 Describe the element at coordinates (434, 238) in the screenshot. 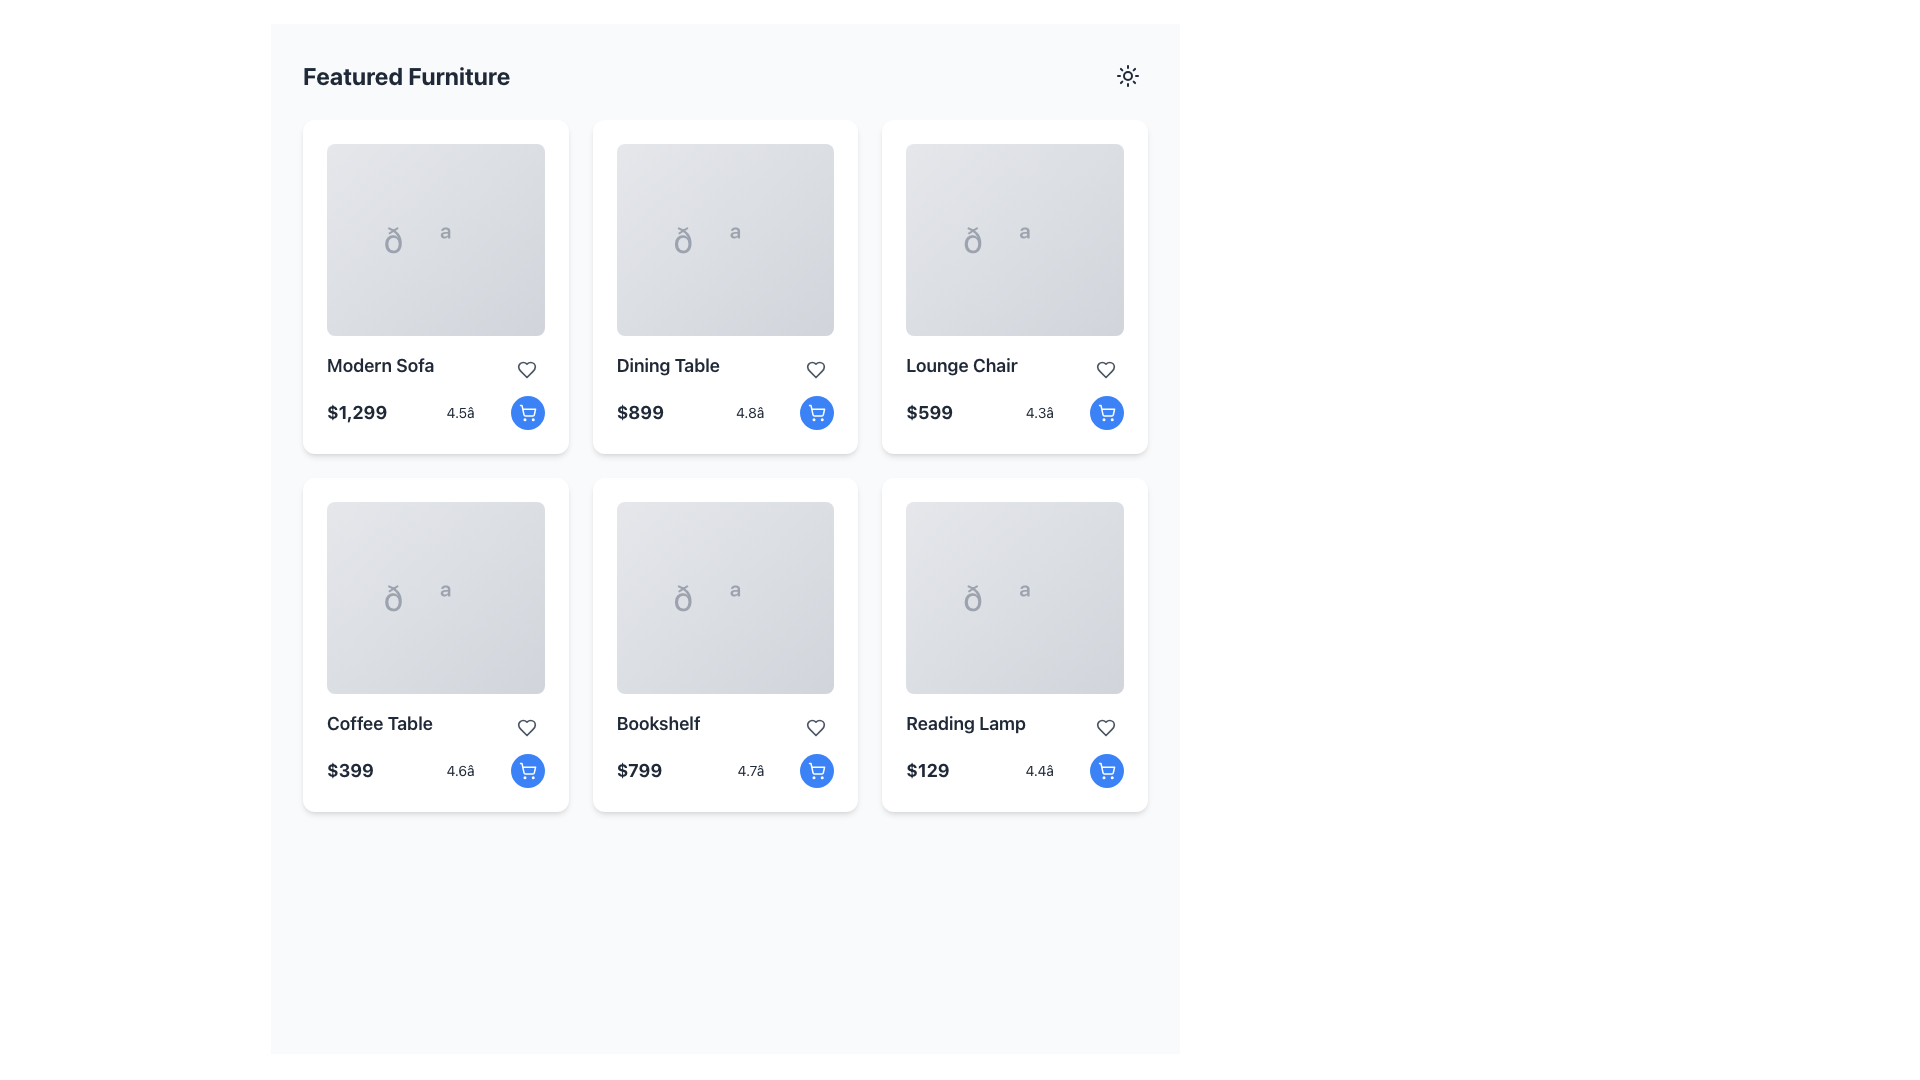

I see `the gray icon labeled with a large font inside the 'Modern Sofa' product card located in the top-left corner of the grid layout` at that location.